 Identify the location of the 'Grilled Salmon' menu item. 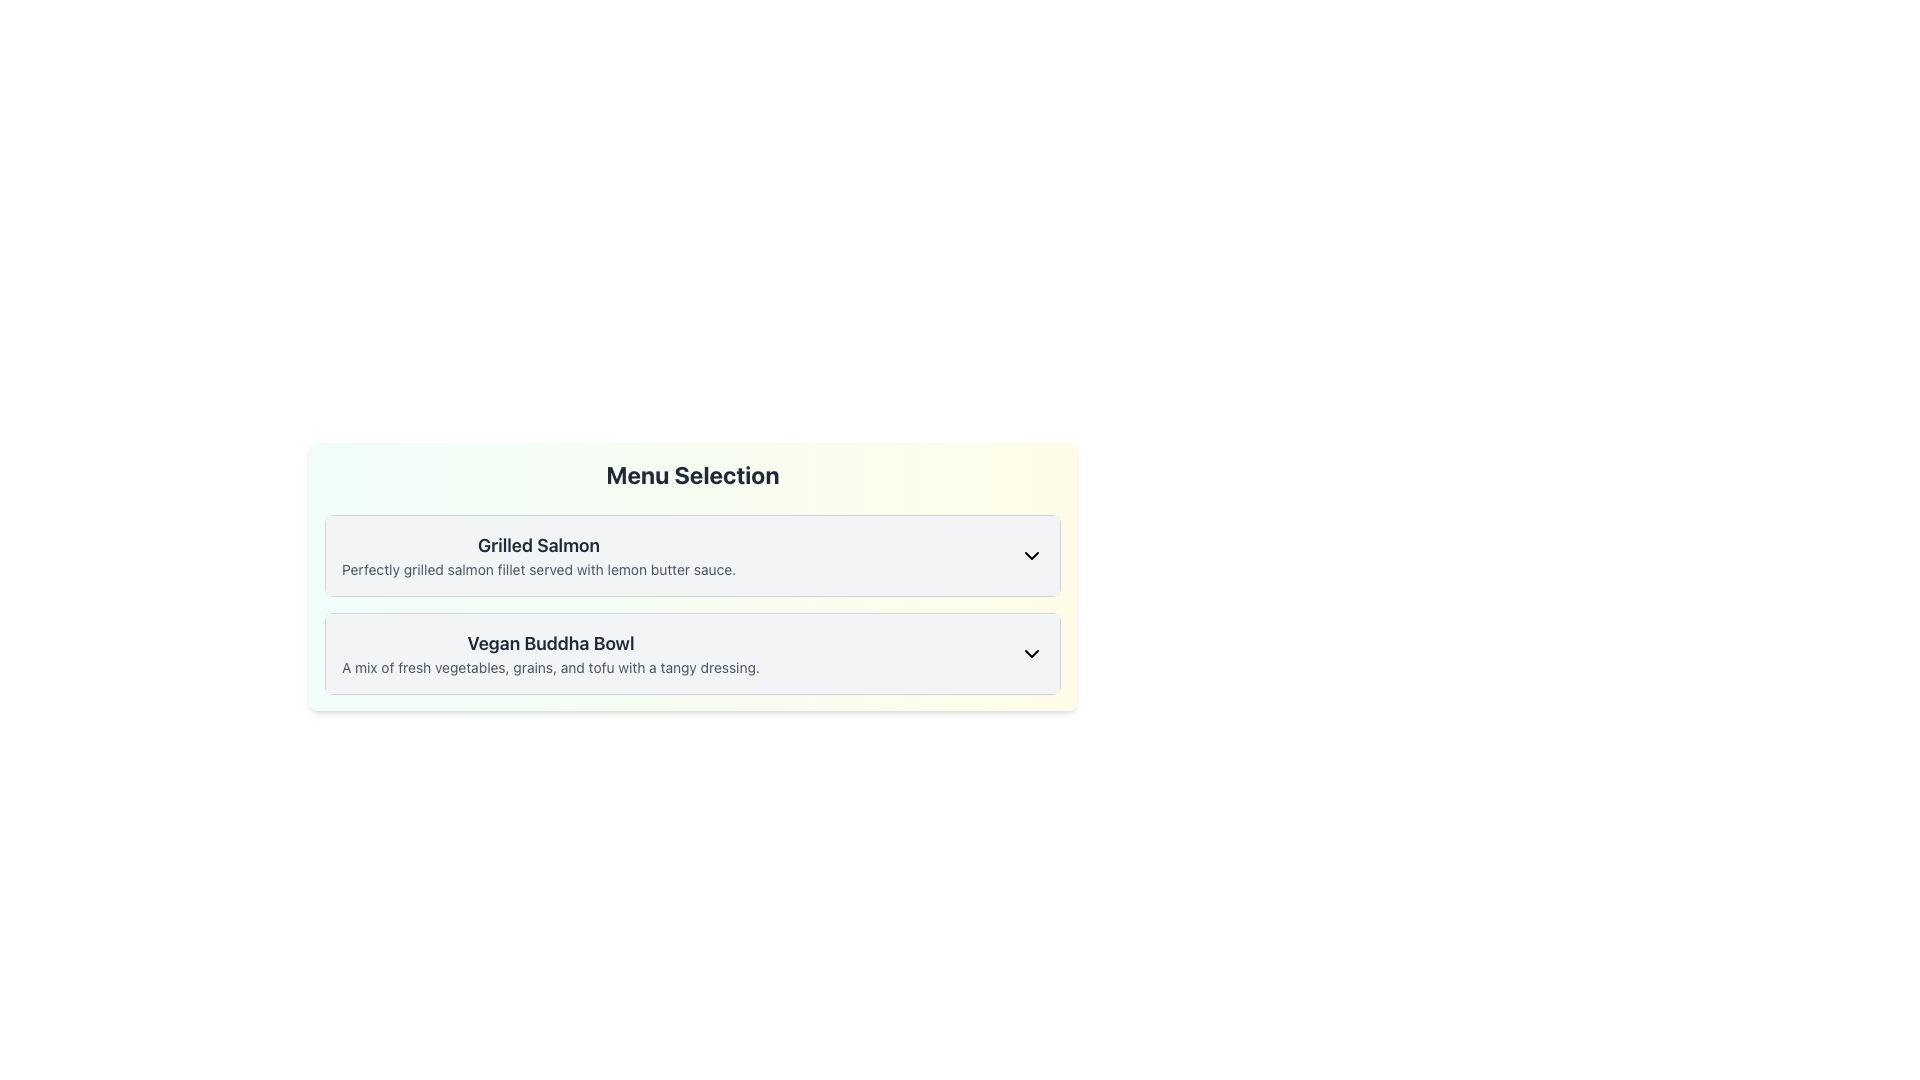
(692, 555).